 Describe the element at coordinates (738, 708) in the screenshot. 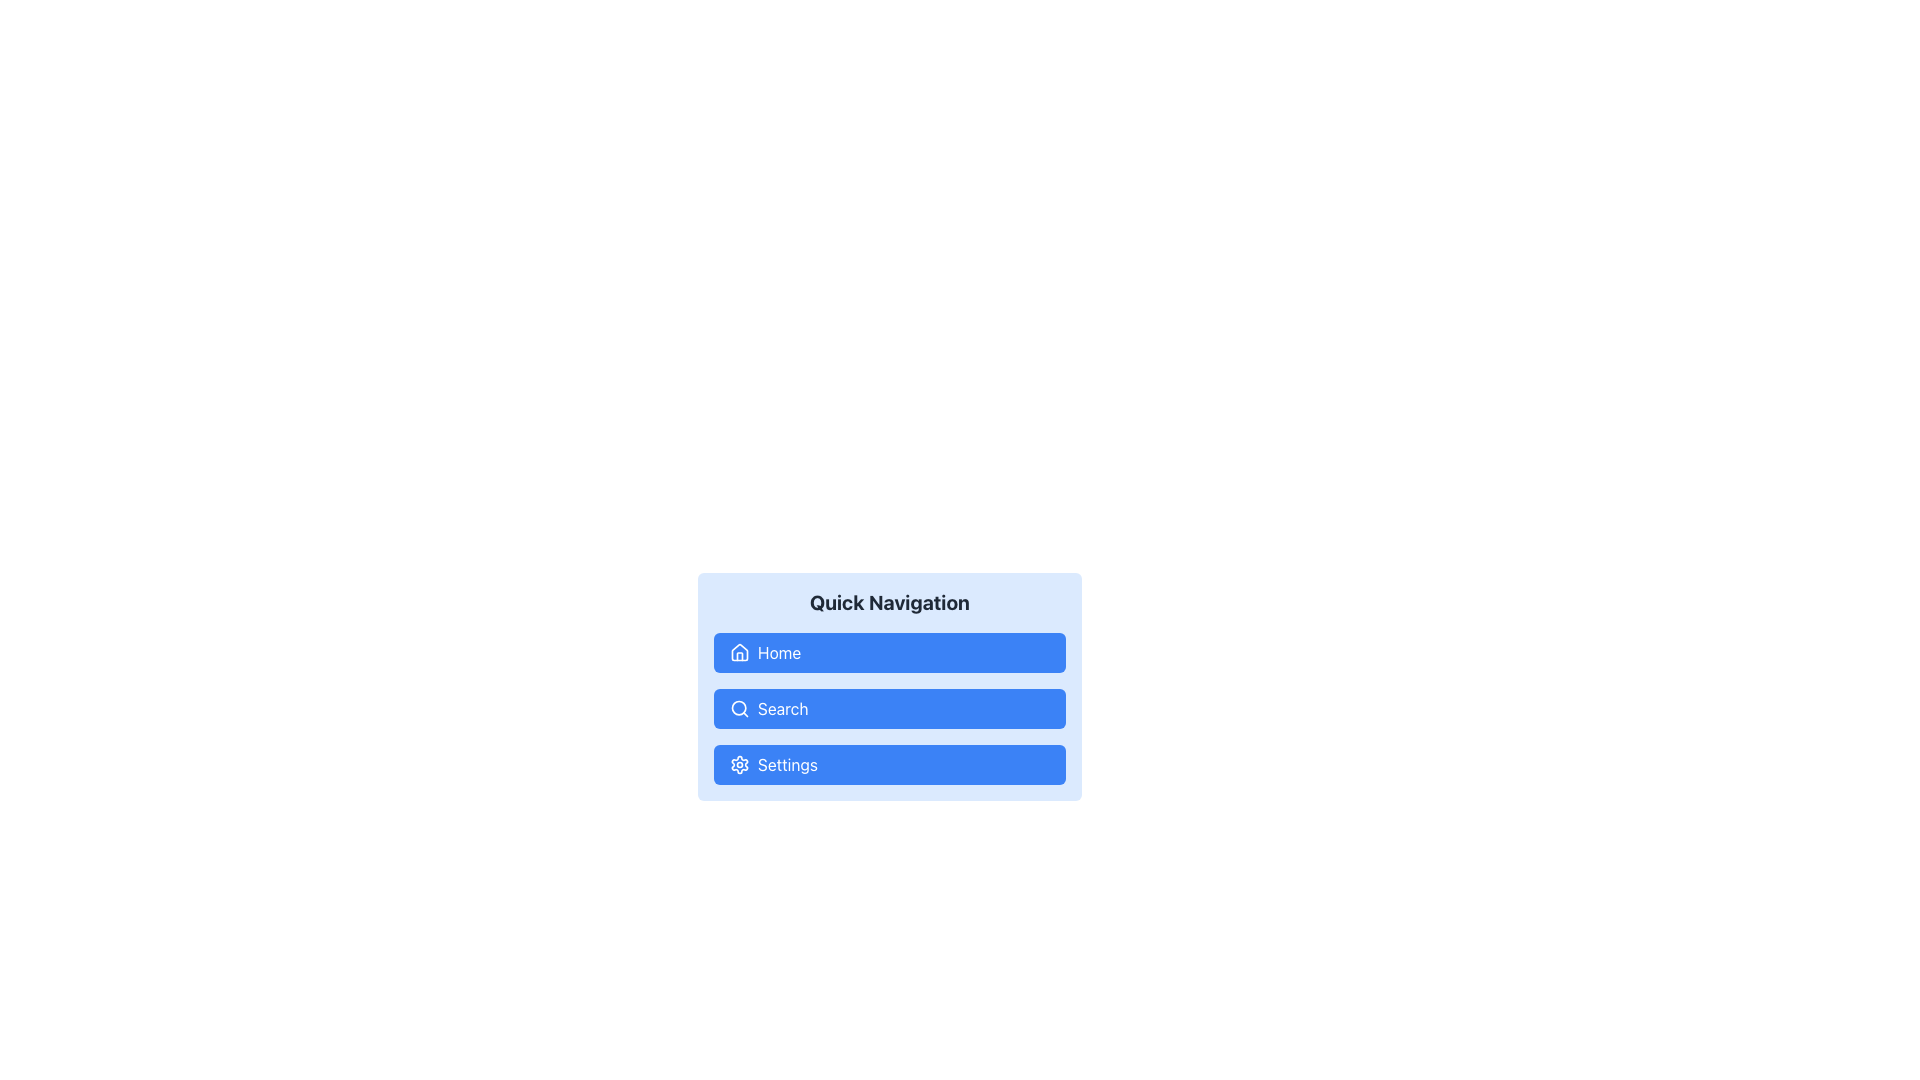

I see `the 'Search' icon located to the left of the text label 'Search' within the 'Search' button in the Quick Navigation section` at that location.